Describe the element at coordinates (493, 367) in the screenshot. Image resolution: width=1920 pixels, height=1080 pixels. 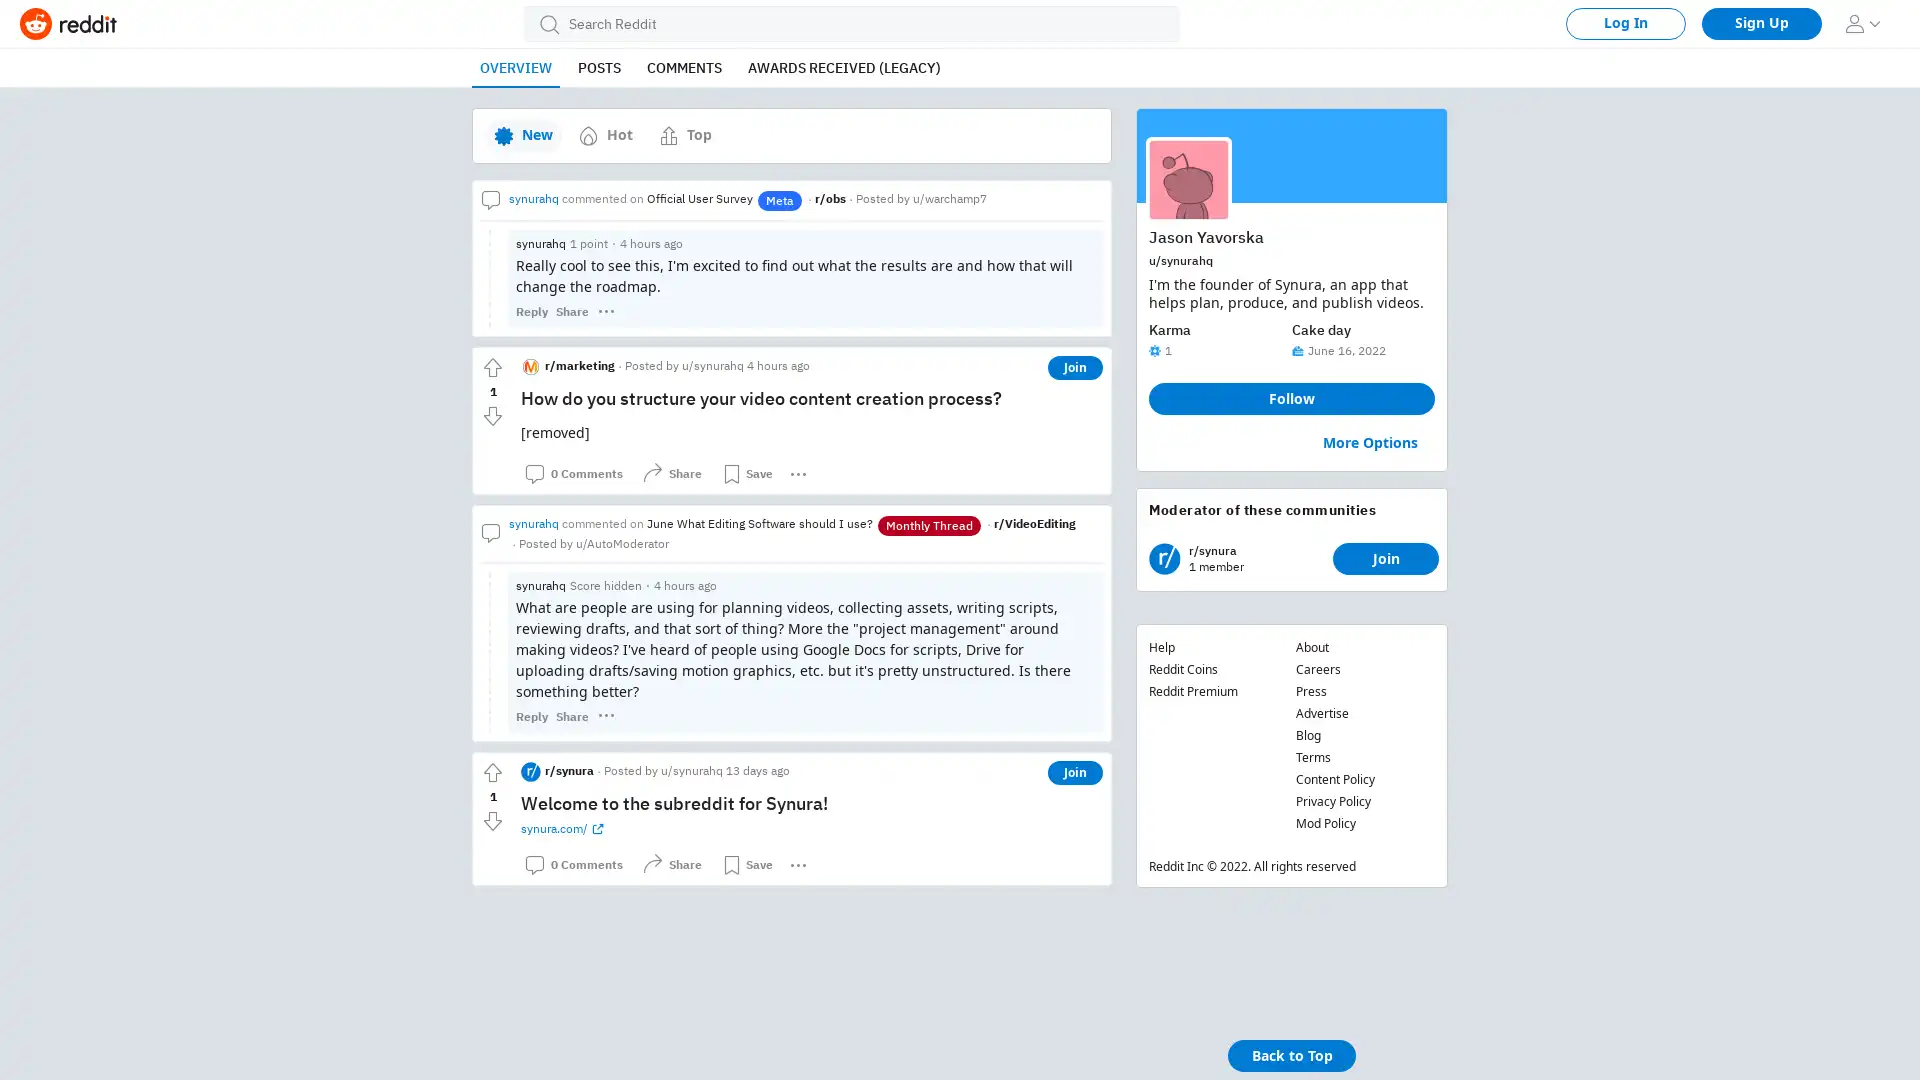
I see `upvote` at that location.